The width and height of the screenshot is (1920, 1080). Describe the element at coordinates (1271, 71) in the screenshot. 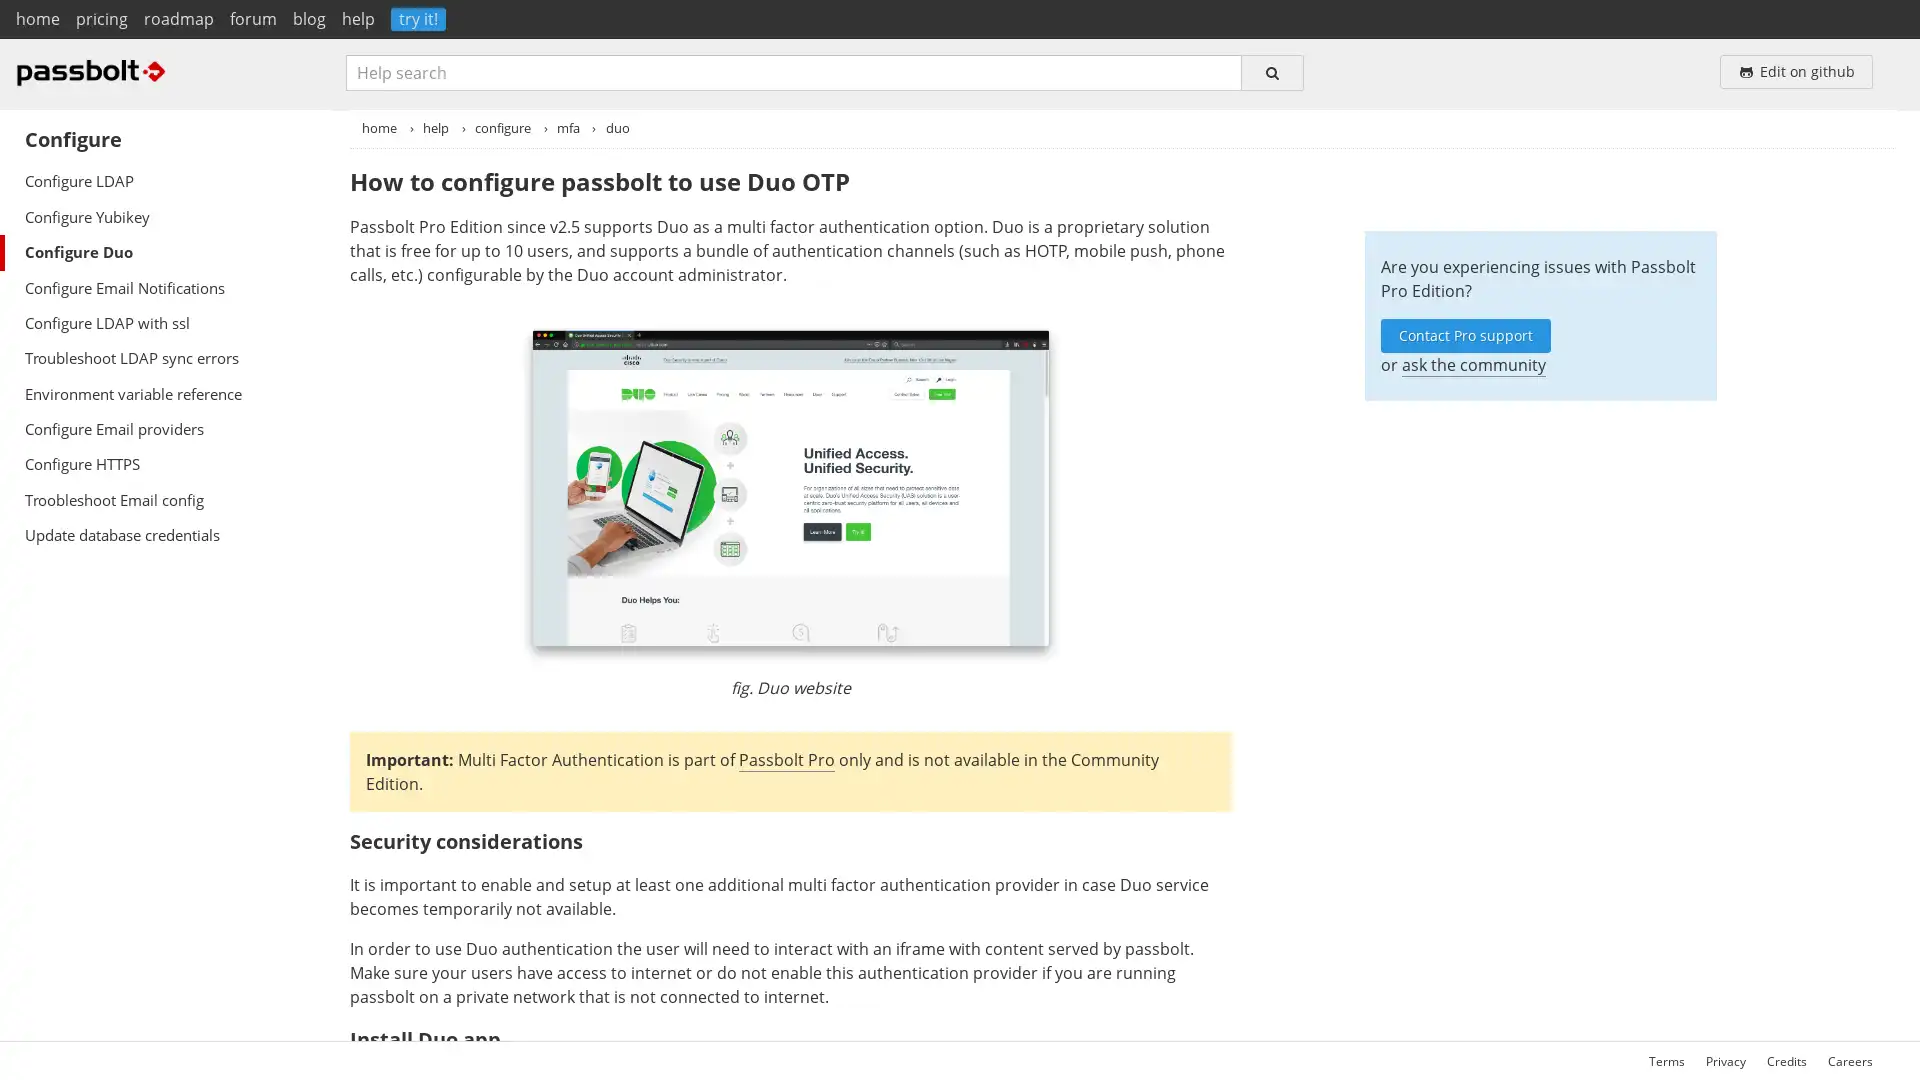

I see `search` at that location.